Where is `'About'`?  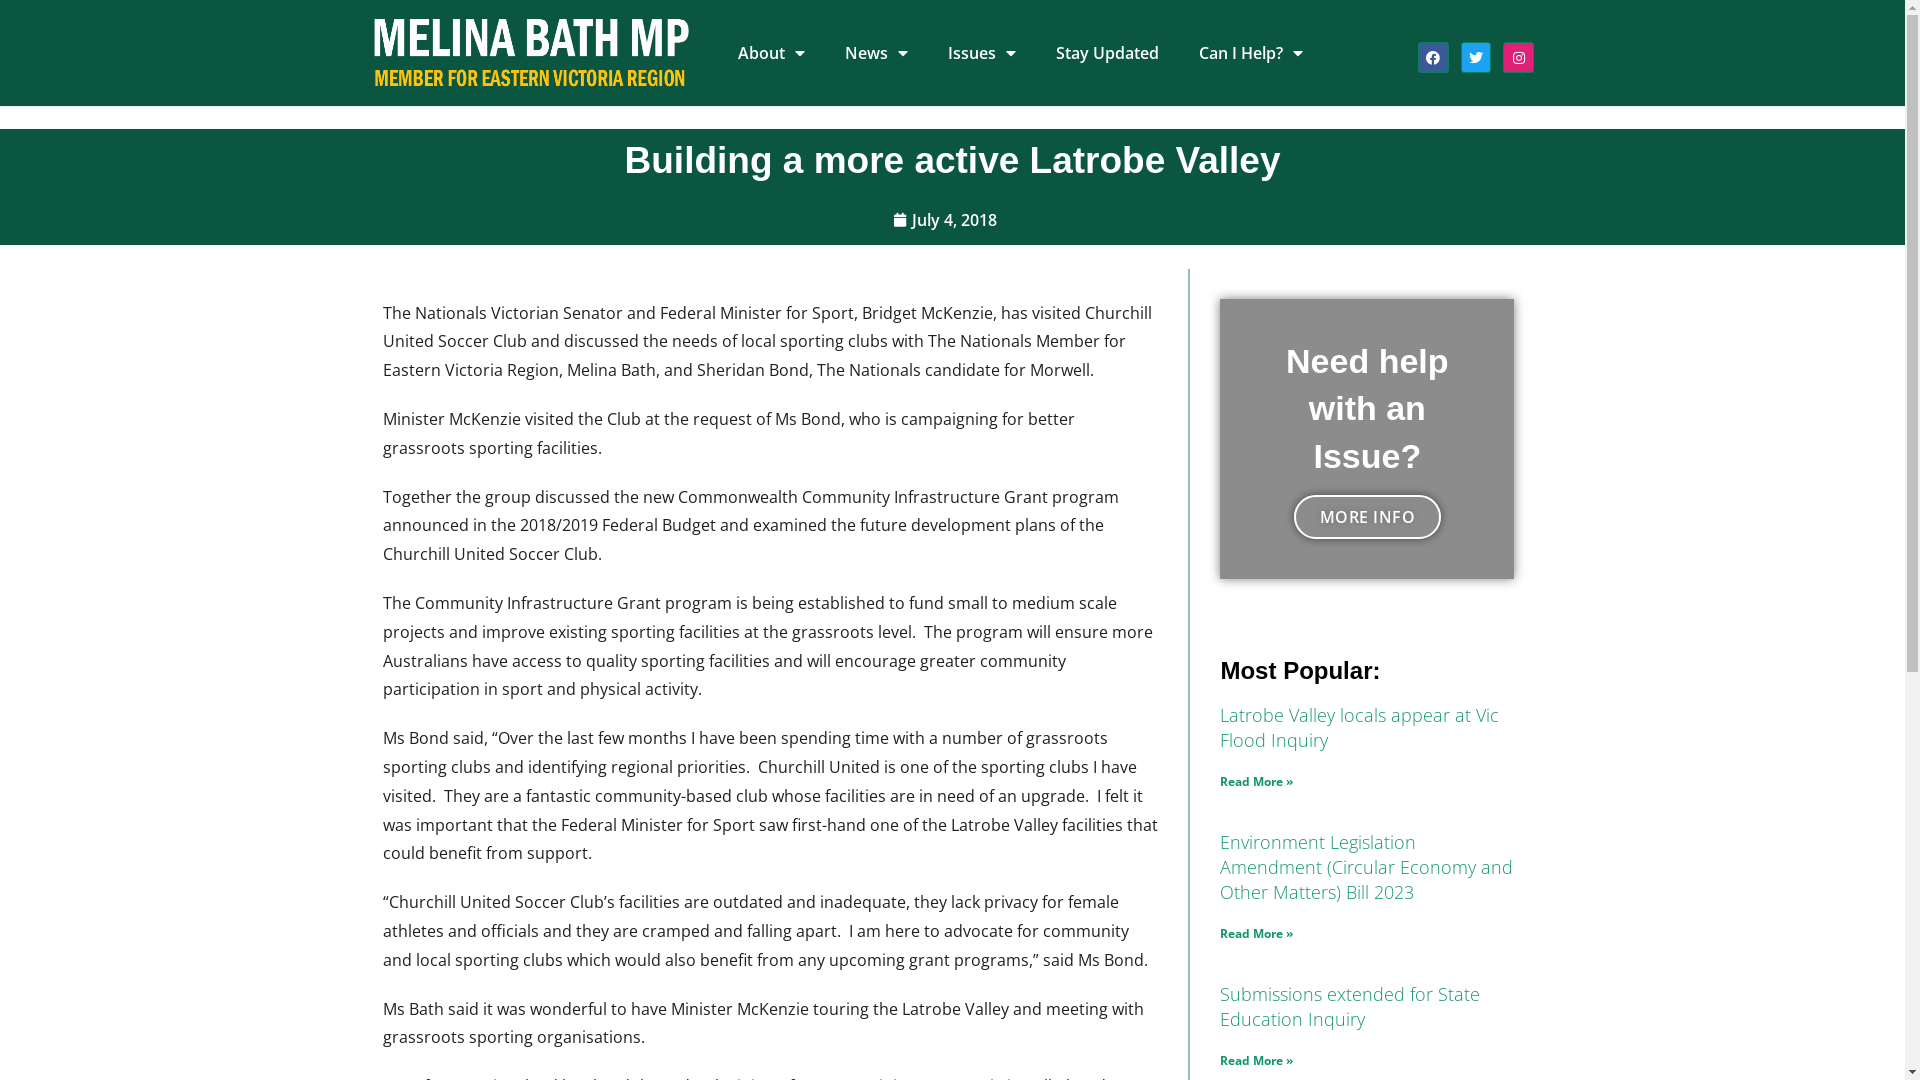 'About' is located at coordinates (770, 52).